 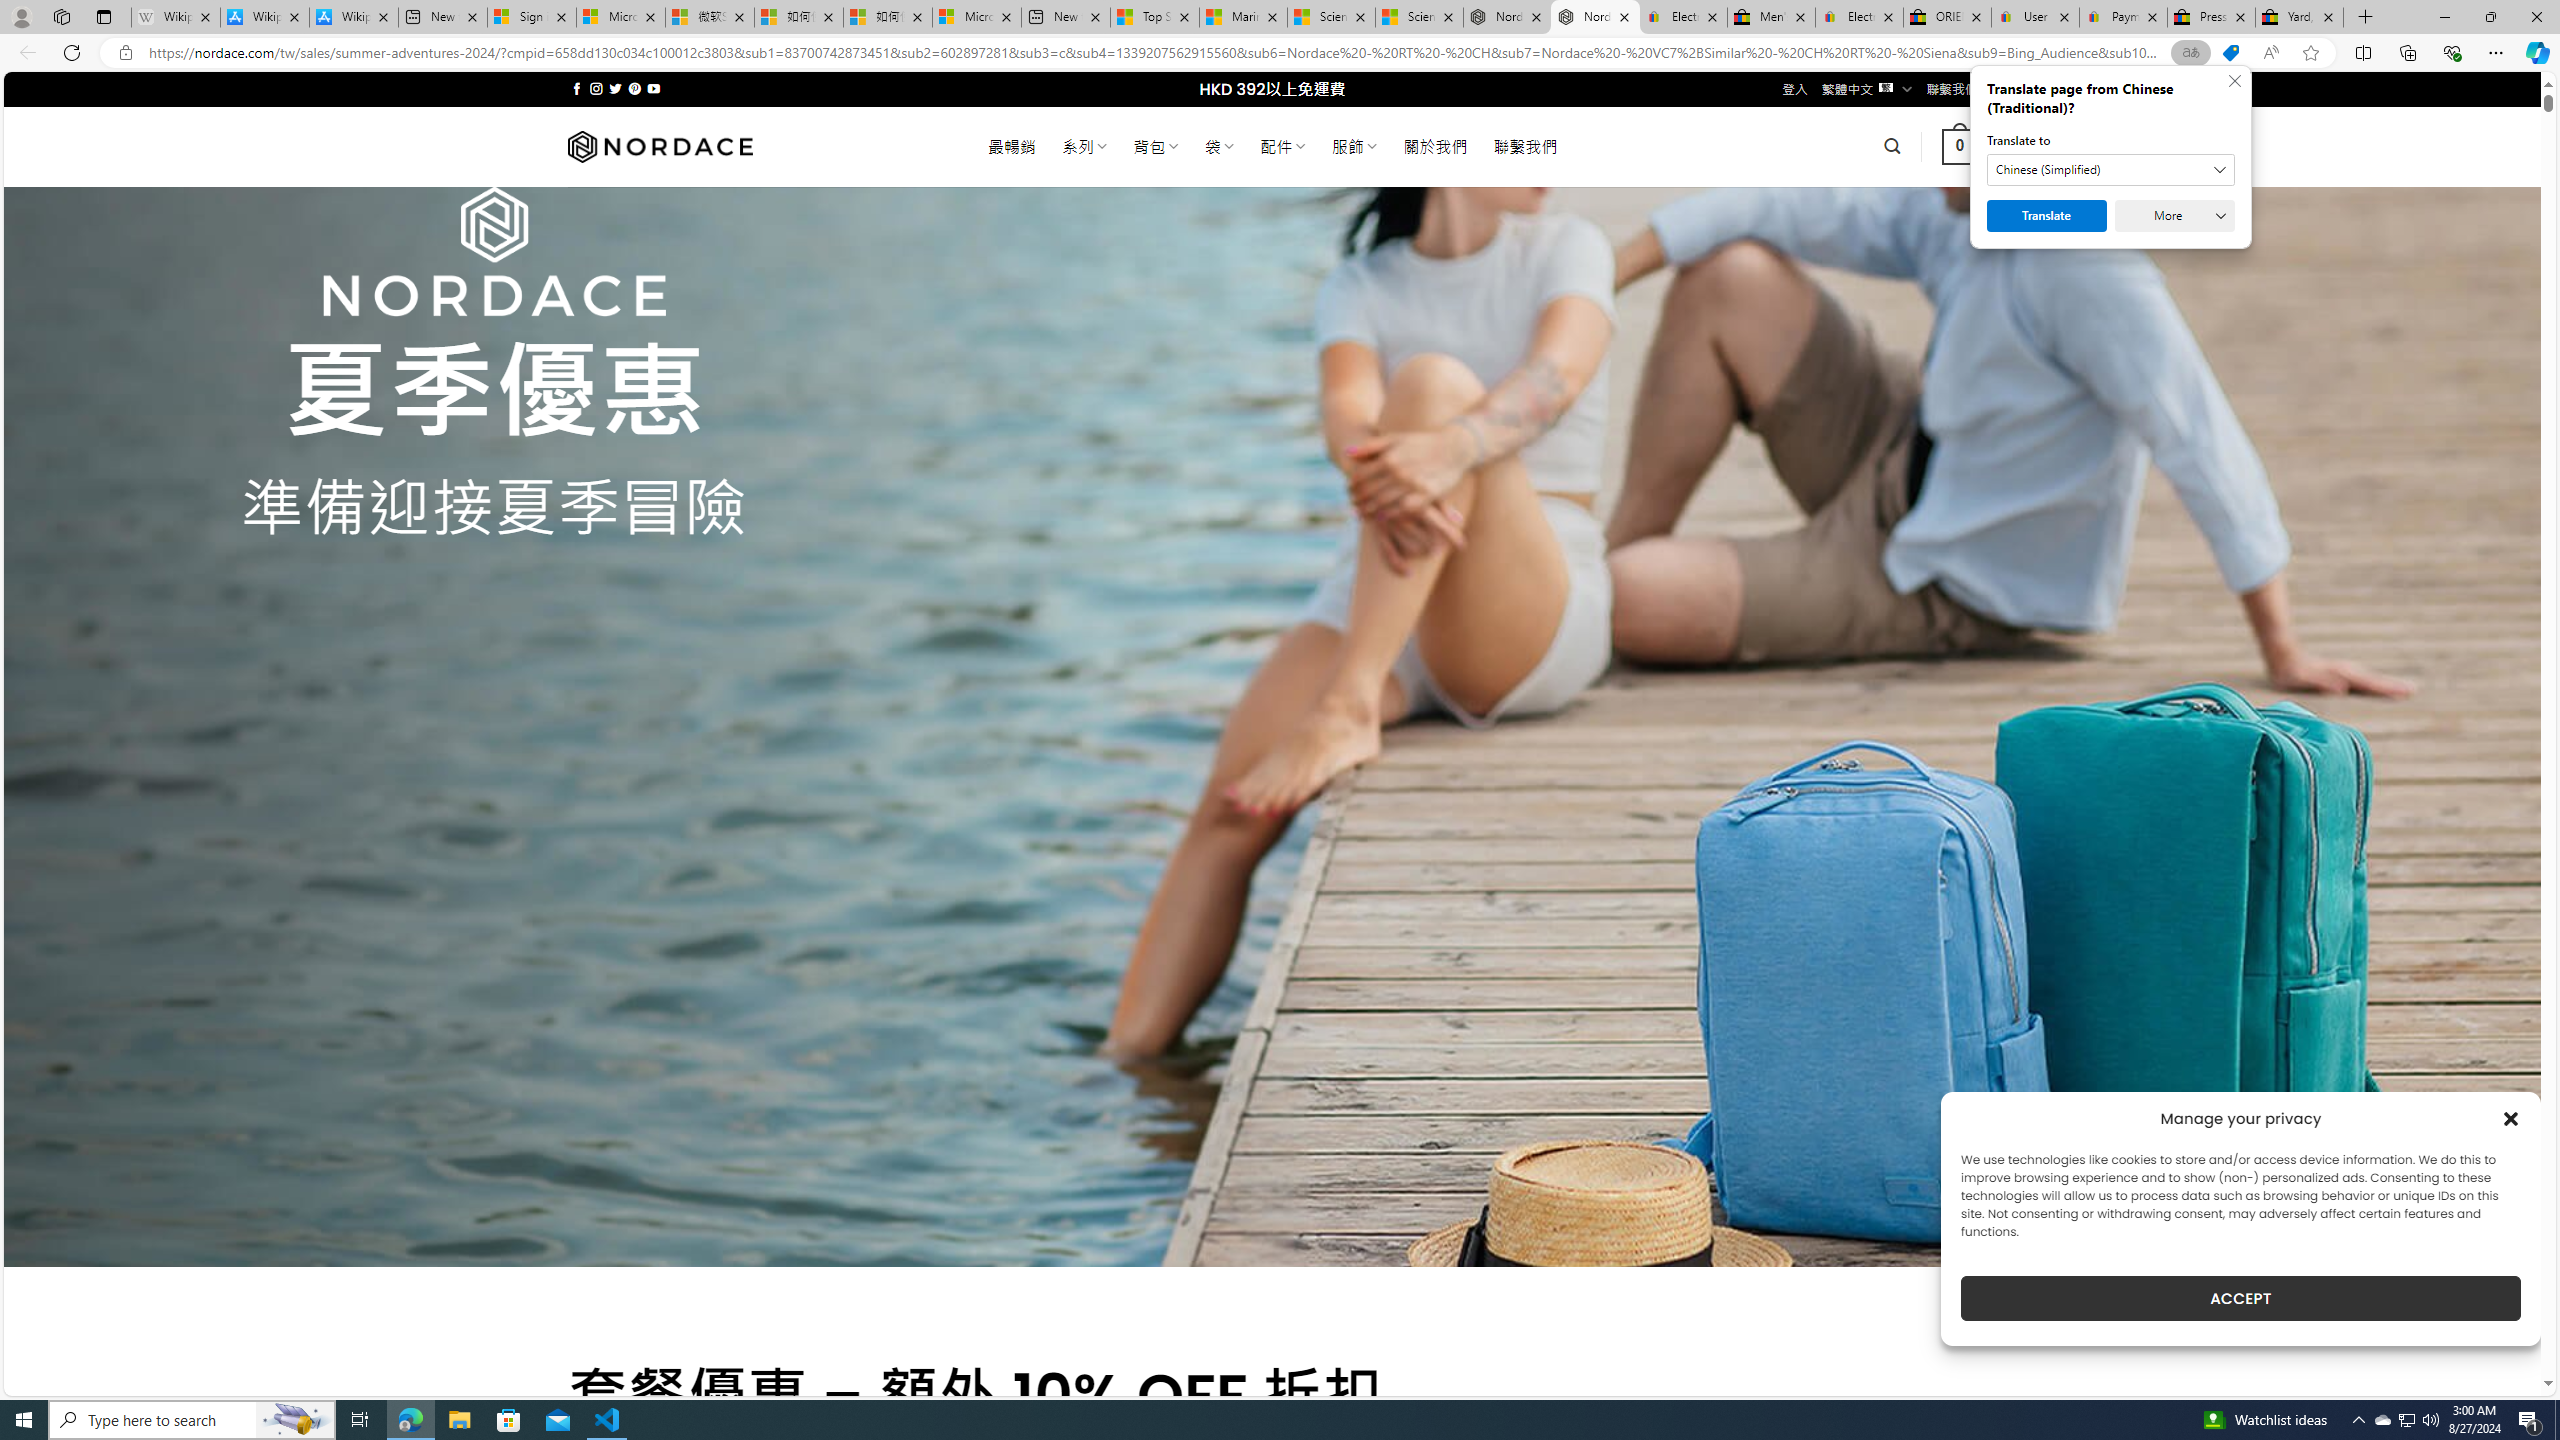 What do you see at coordinates (1960, 145) in the screenshot?
I see `' 0 '` at bounding box center [1960, 145].